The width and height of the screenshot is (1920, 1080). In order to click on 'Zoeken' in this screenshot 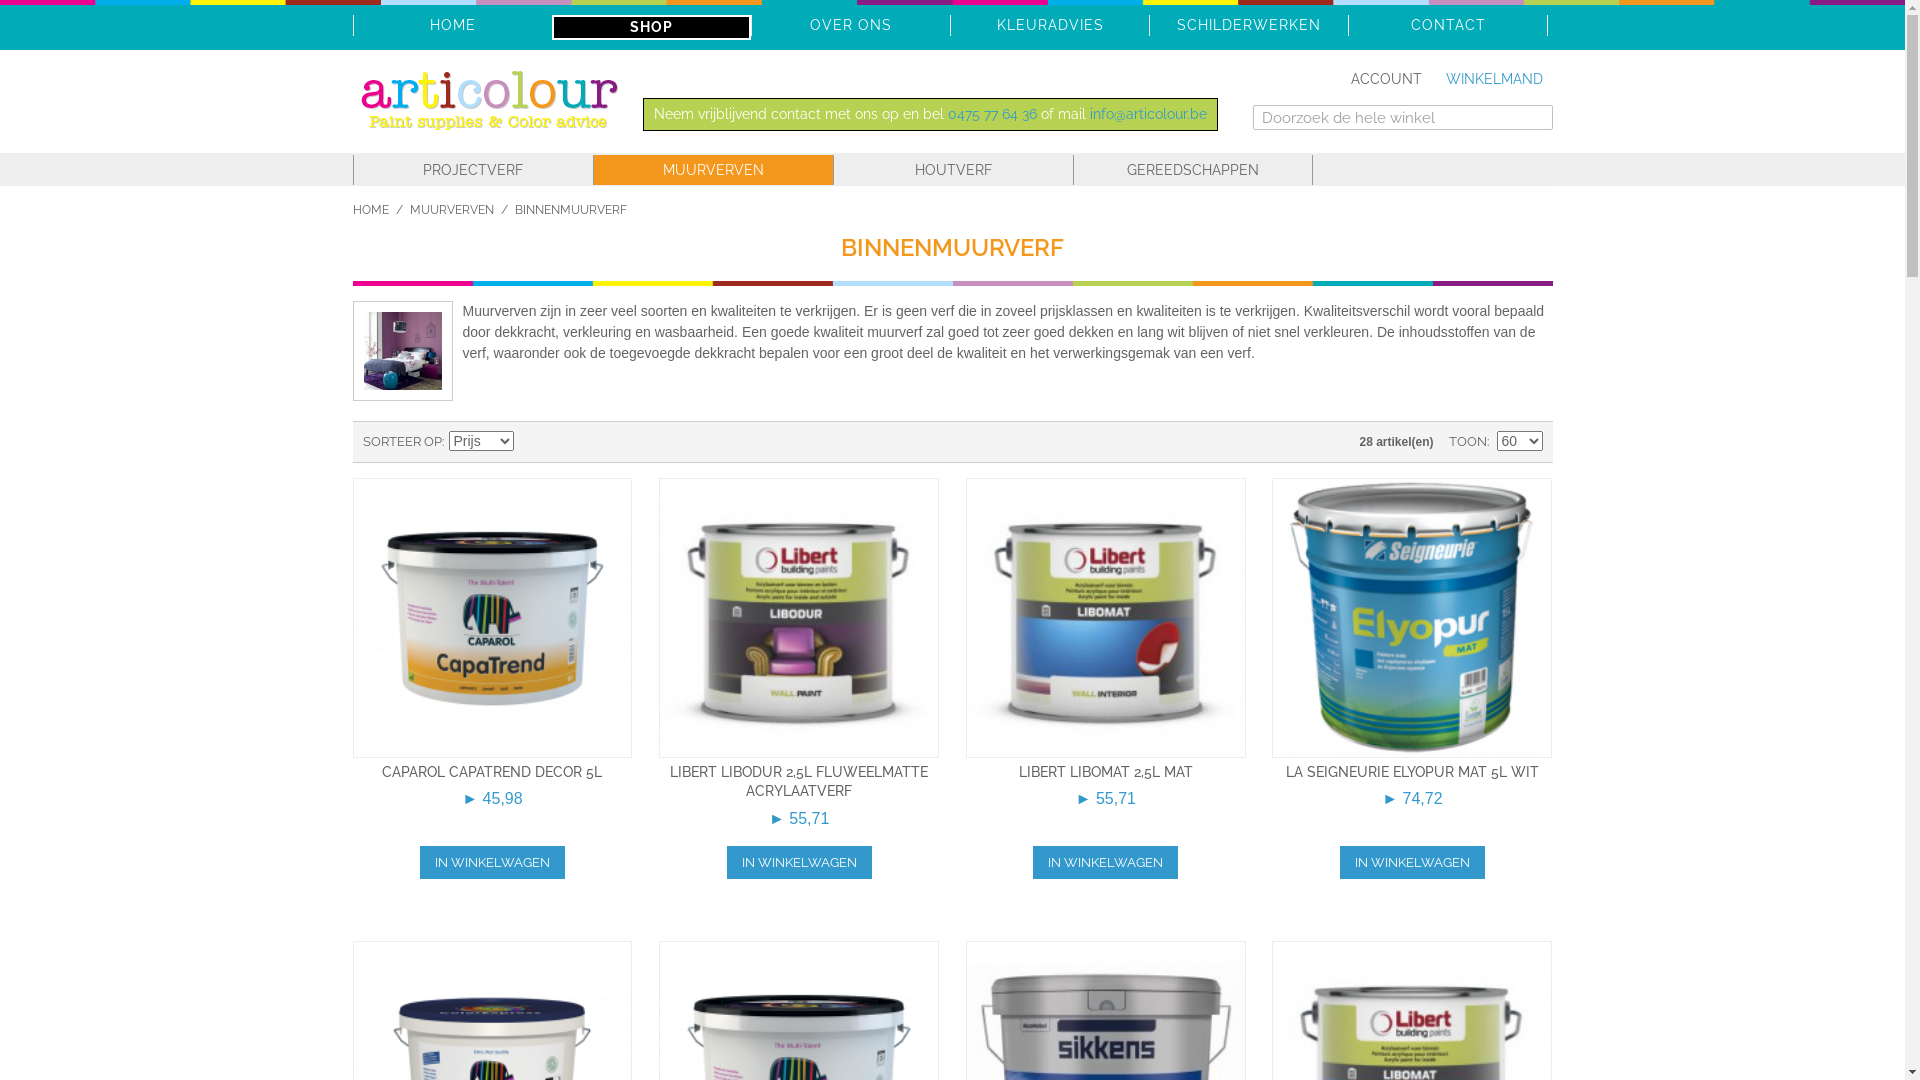, I will do `click(1530, 124)`.